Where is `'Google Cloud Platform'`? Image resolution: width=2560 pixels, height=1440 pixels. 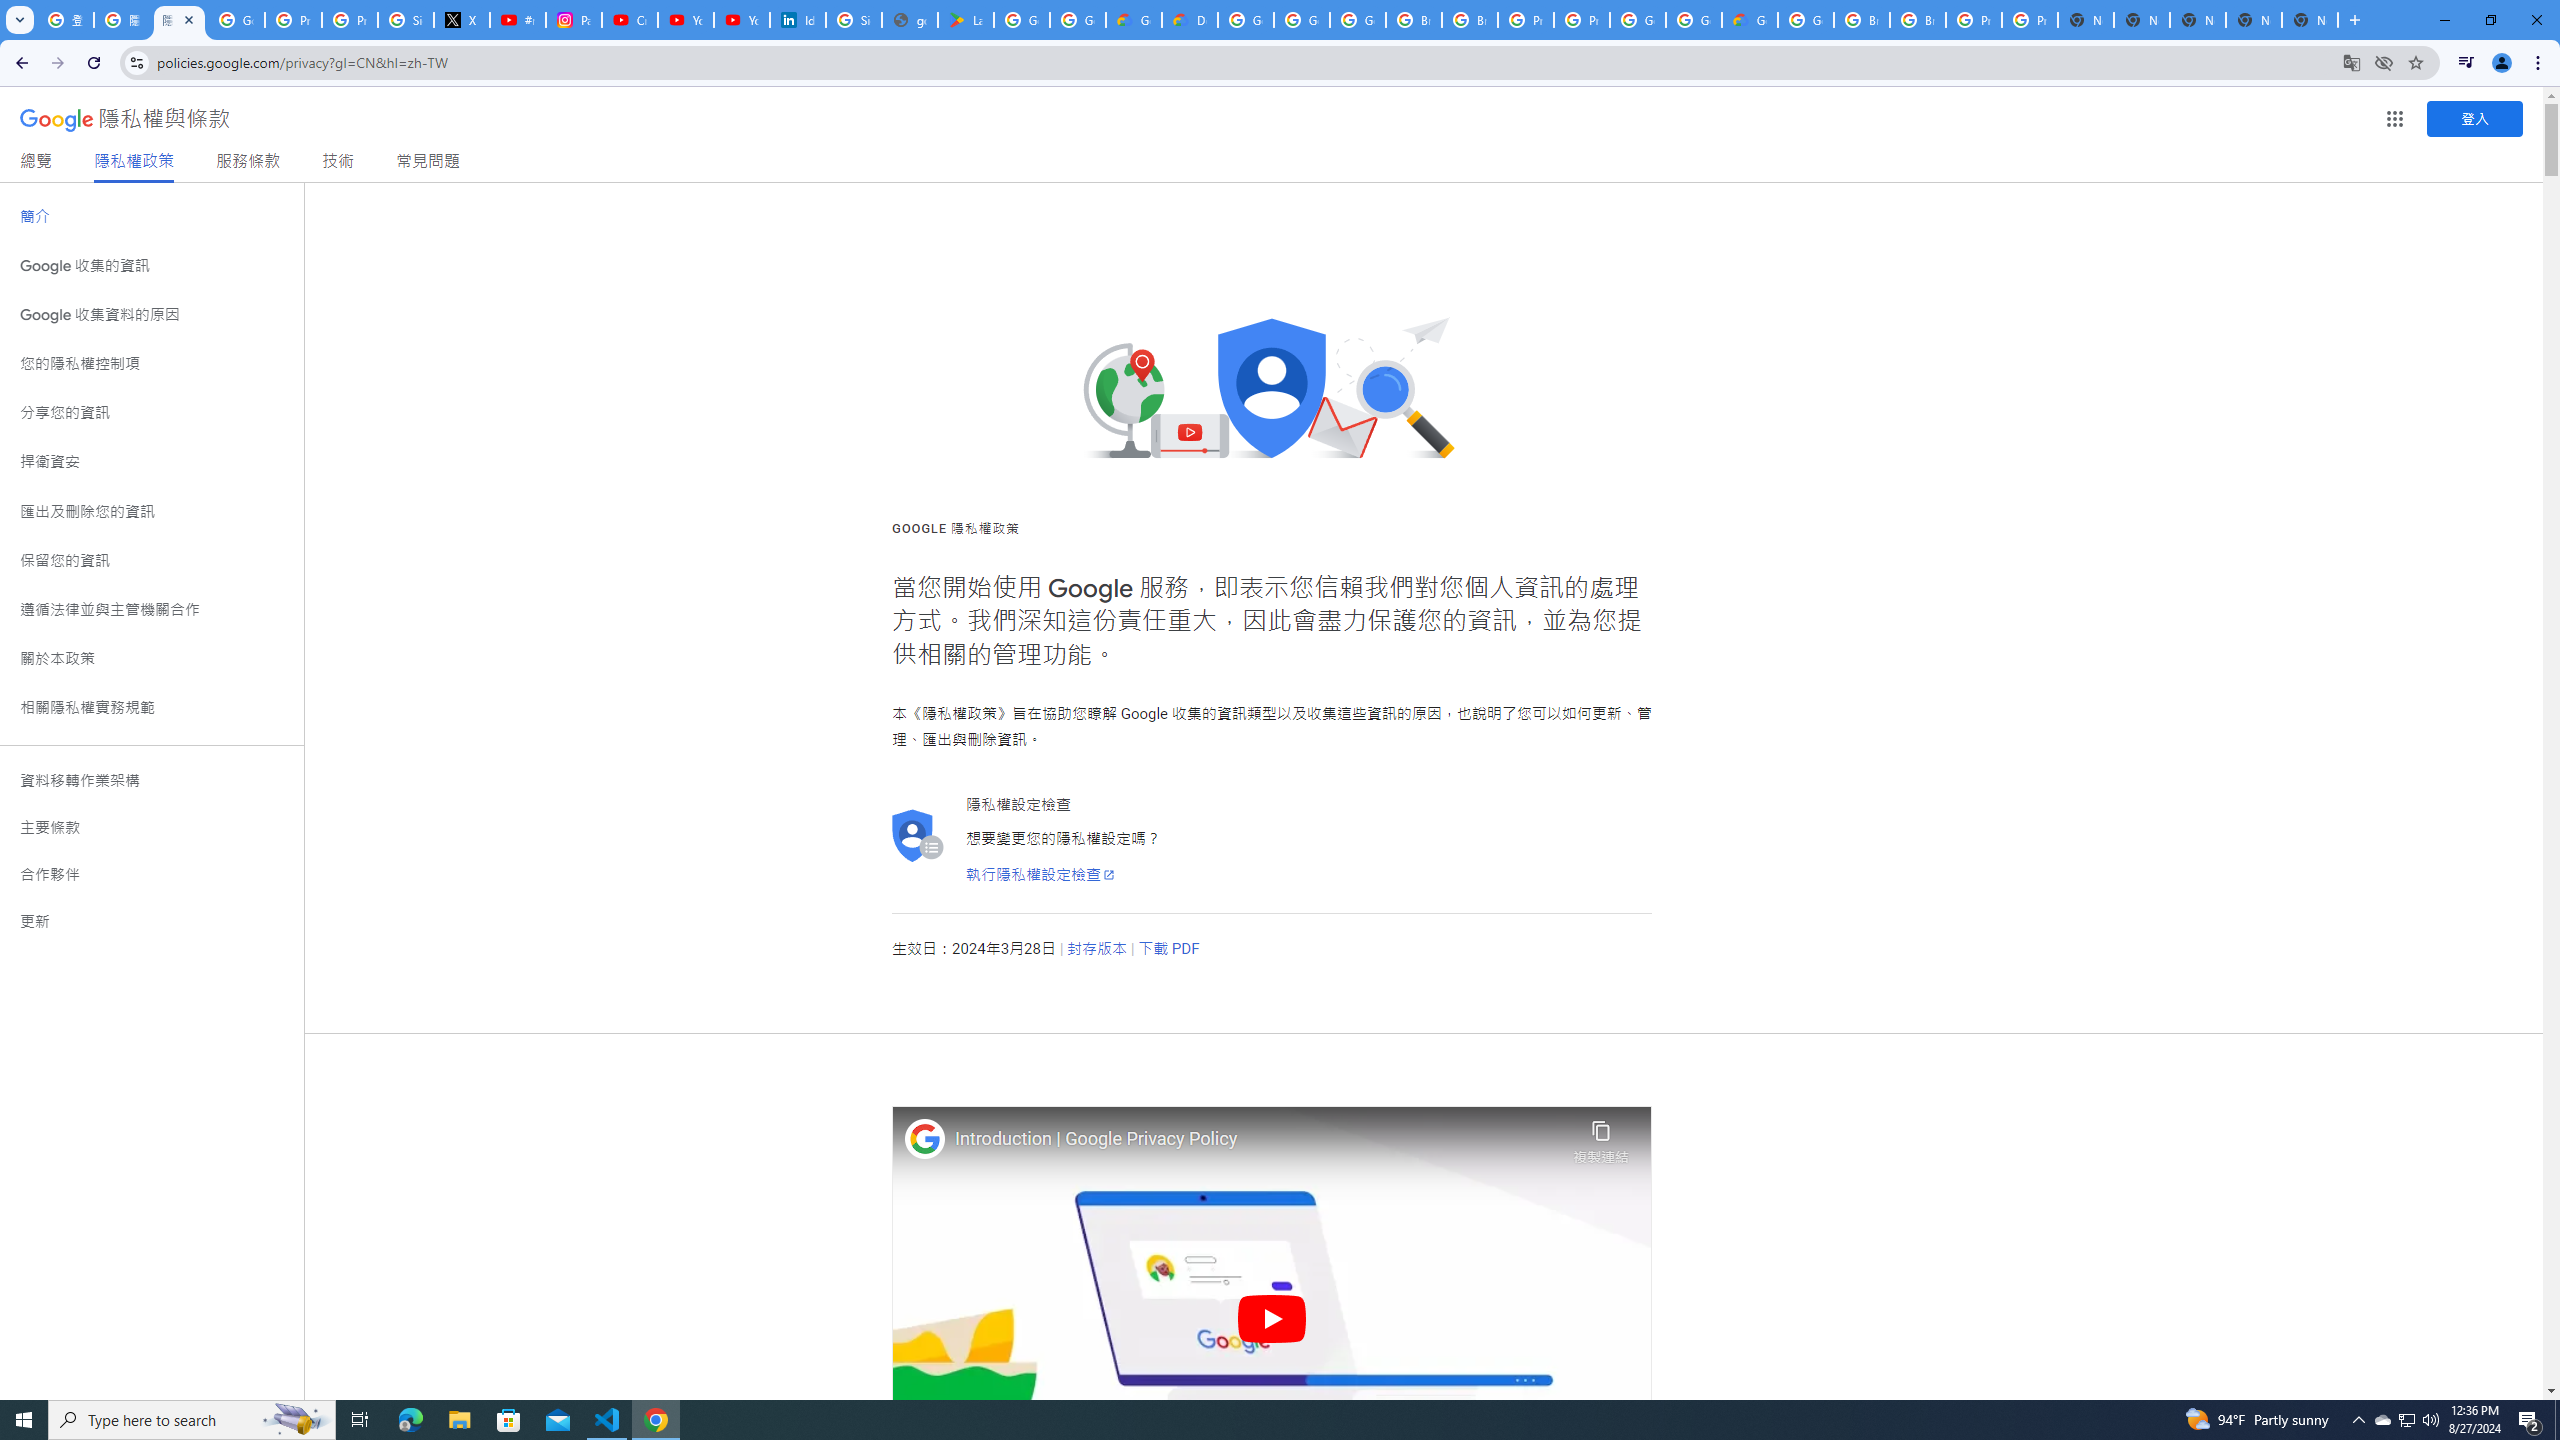
'Google Cloud Platform' is located at coordinates (1692, 19).